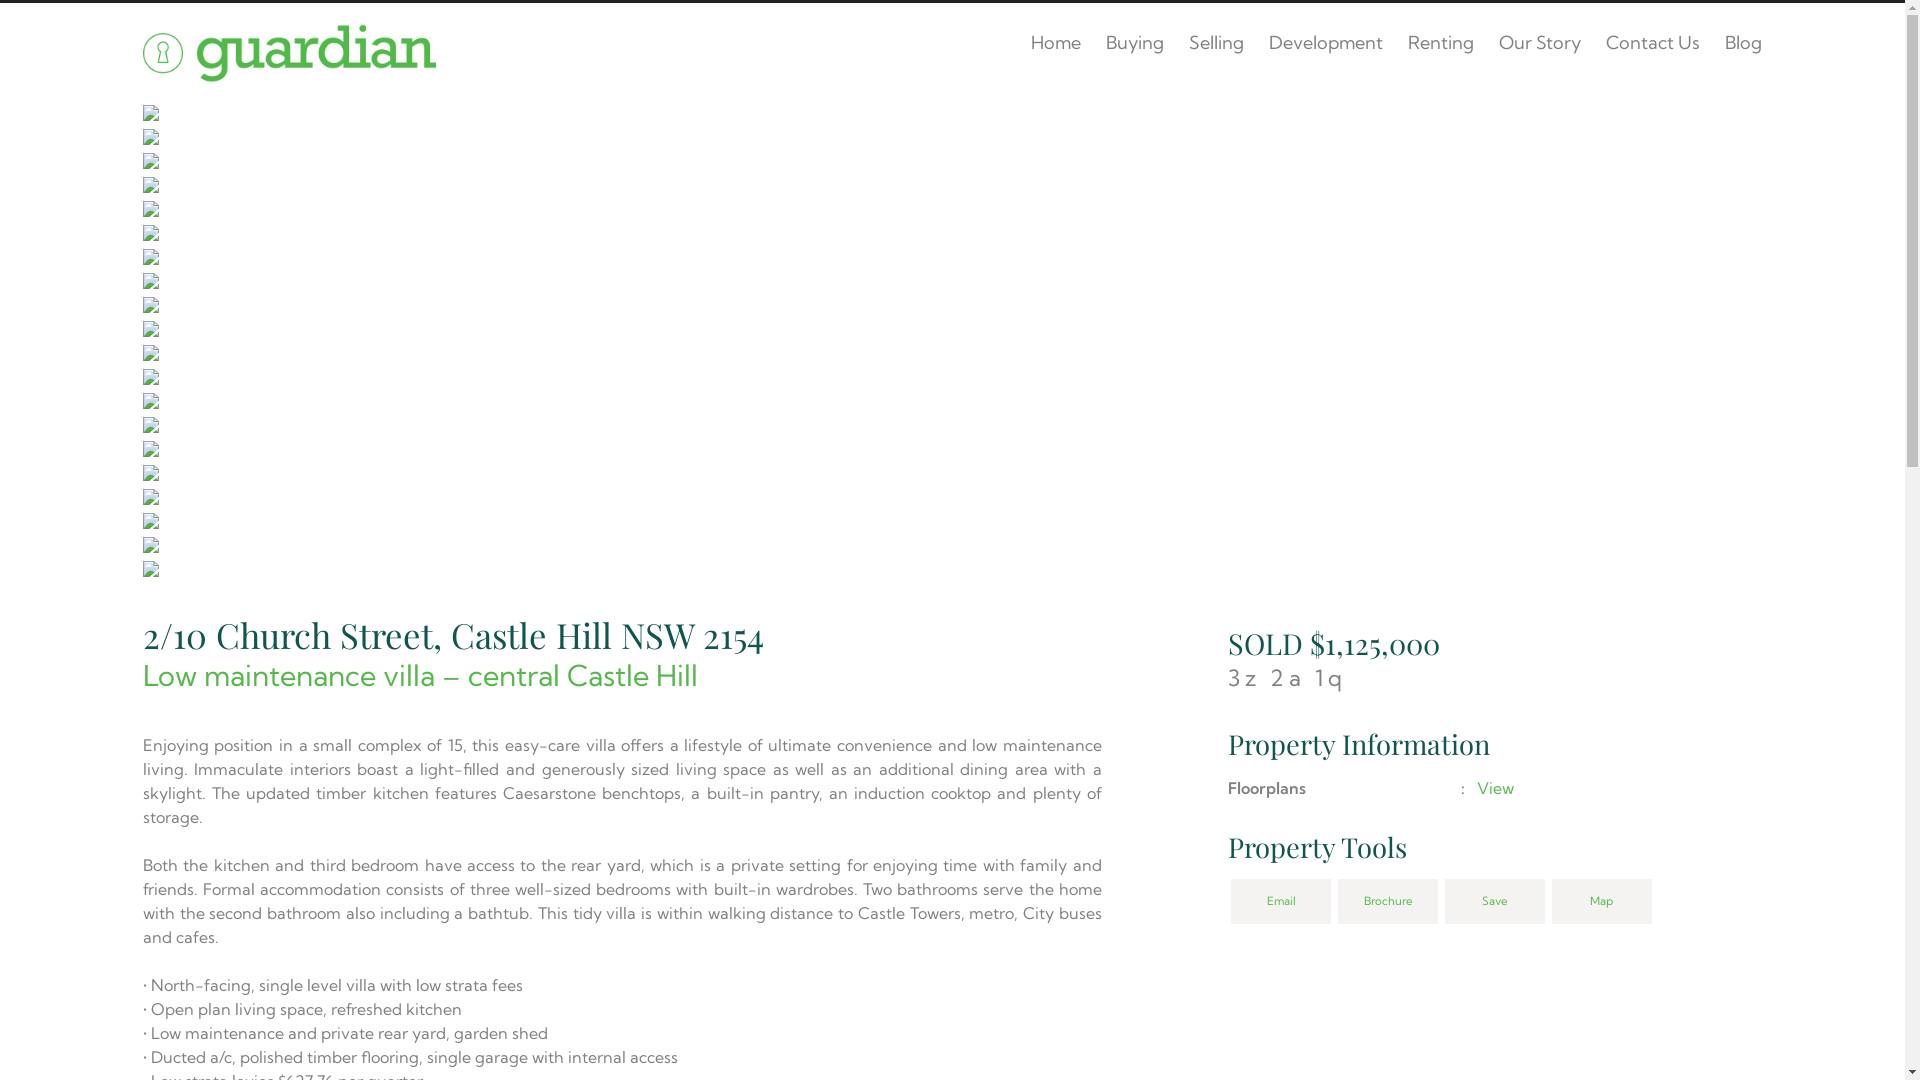  Describe the element at coordinates (1189, 42) in the screenshot. I see `'Selling'` at that location.